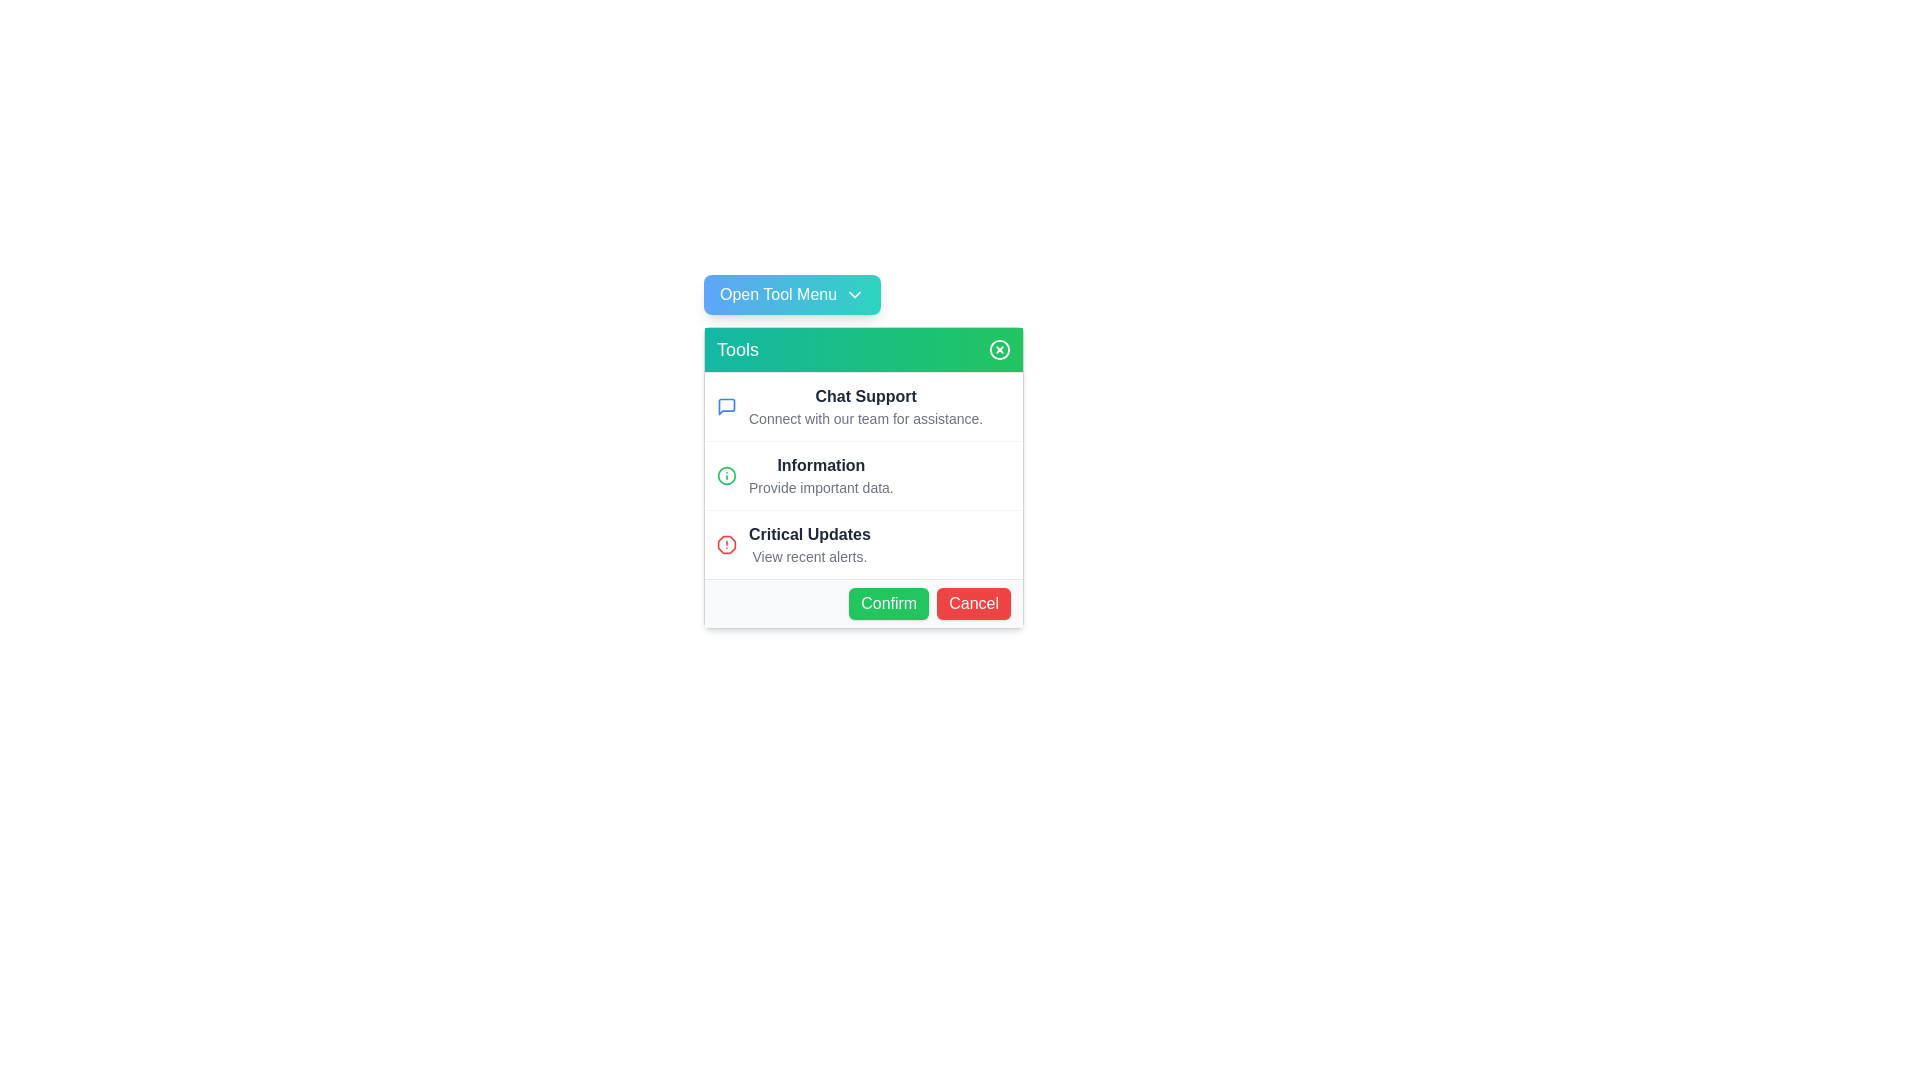 This screenshot has width=1920, height=1080. I want to click on the alert icon located to the left of the 'Critical Updates' label in the 'Tools' menu, so click(725, 544).